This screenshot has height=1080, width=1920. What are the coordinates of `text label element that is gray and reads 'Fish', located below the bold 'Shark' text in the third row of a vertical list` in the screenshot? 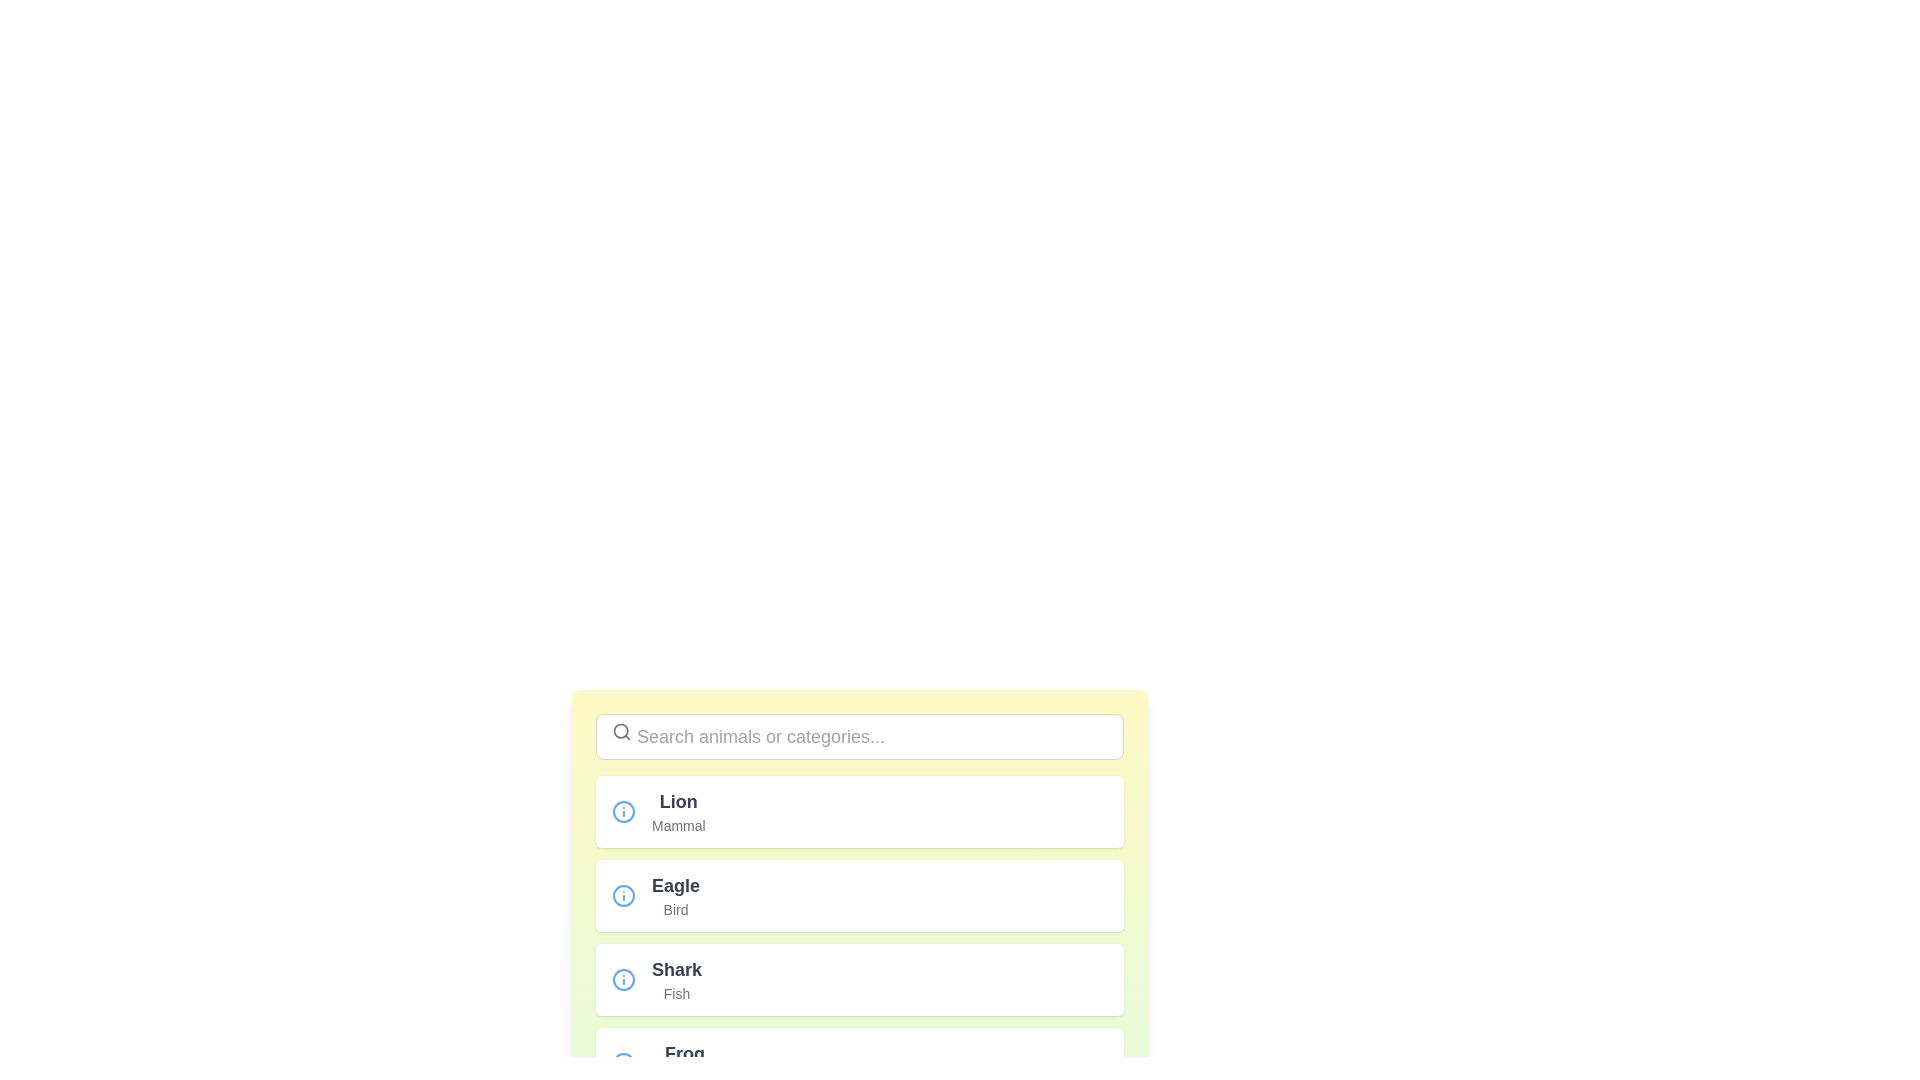 It's located at (676, 994).